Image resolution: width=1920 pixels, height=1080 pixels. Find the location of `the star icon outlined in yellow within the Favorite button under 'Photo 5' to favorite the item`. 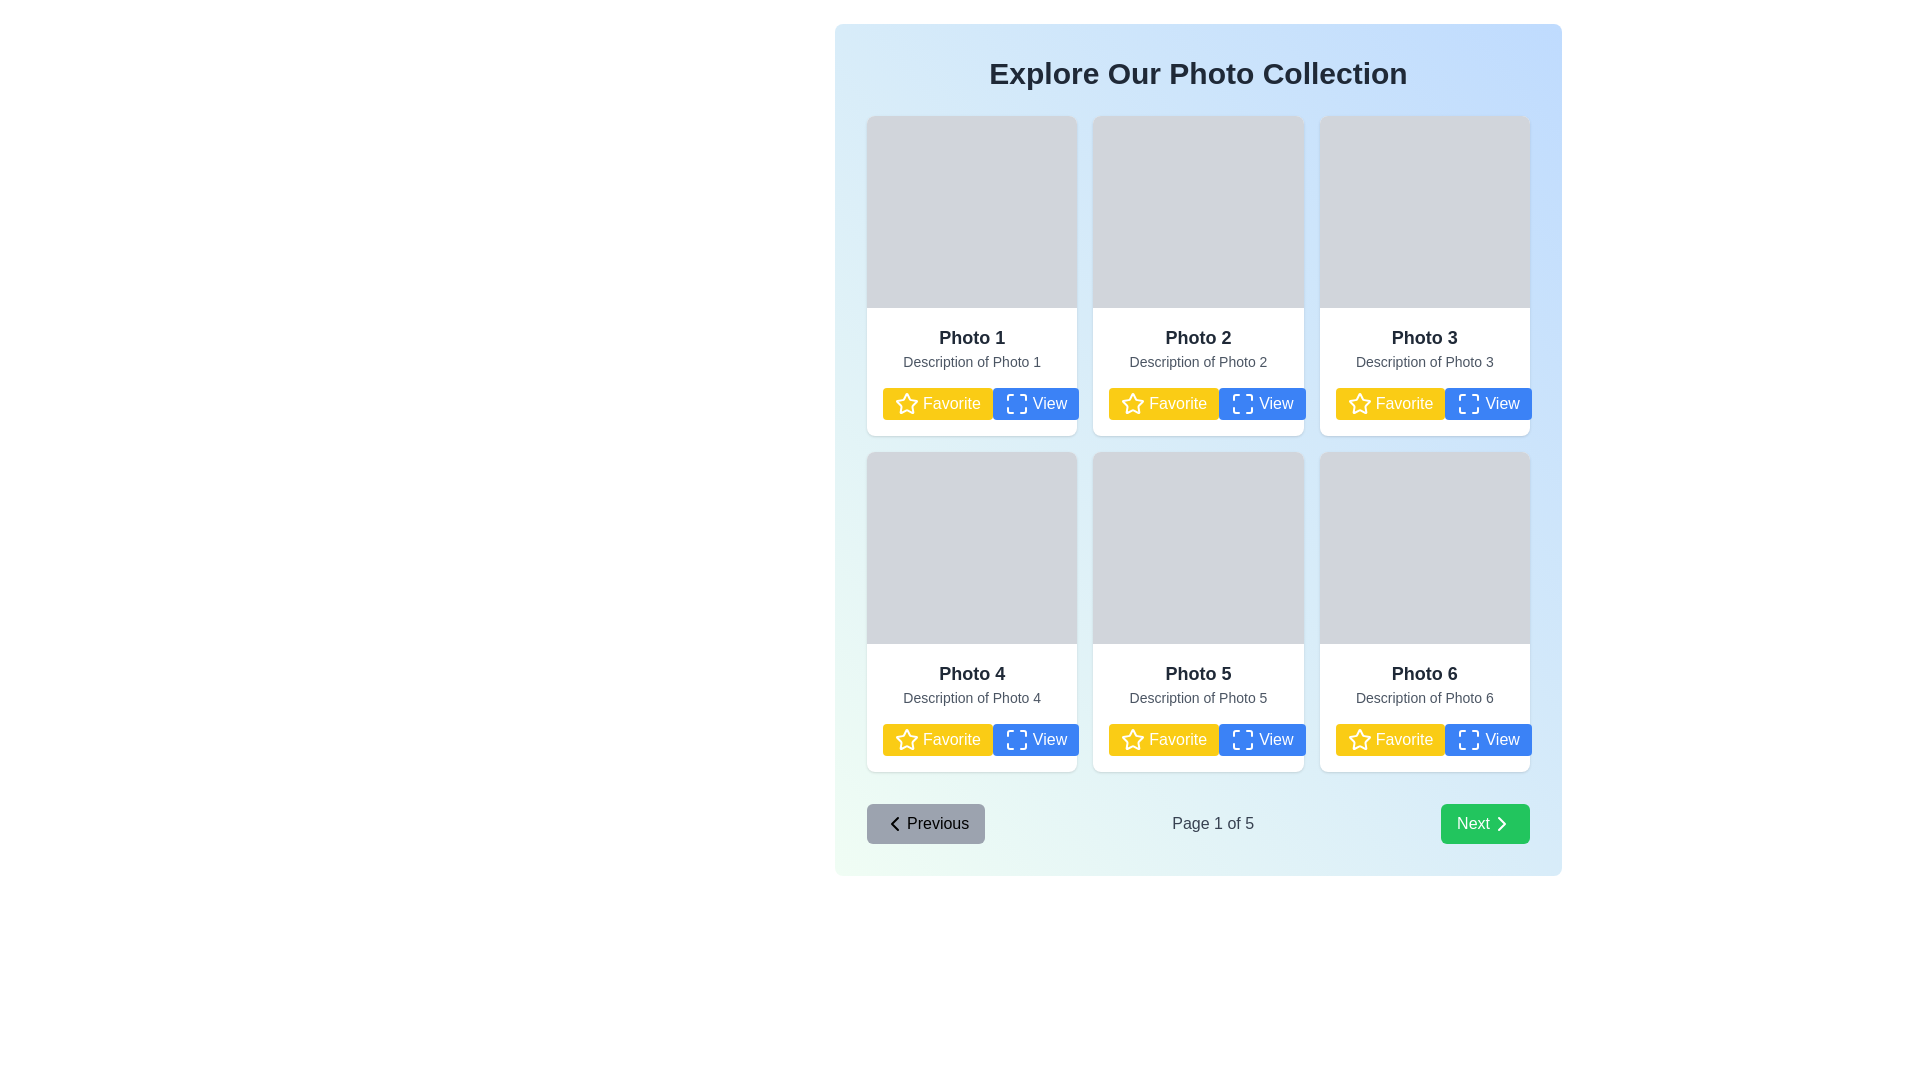

the star icon outlined in yellow within the Favorite button under 'Photo 5' to favorite the item is located at coordinates (1133, 740).